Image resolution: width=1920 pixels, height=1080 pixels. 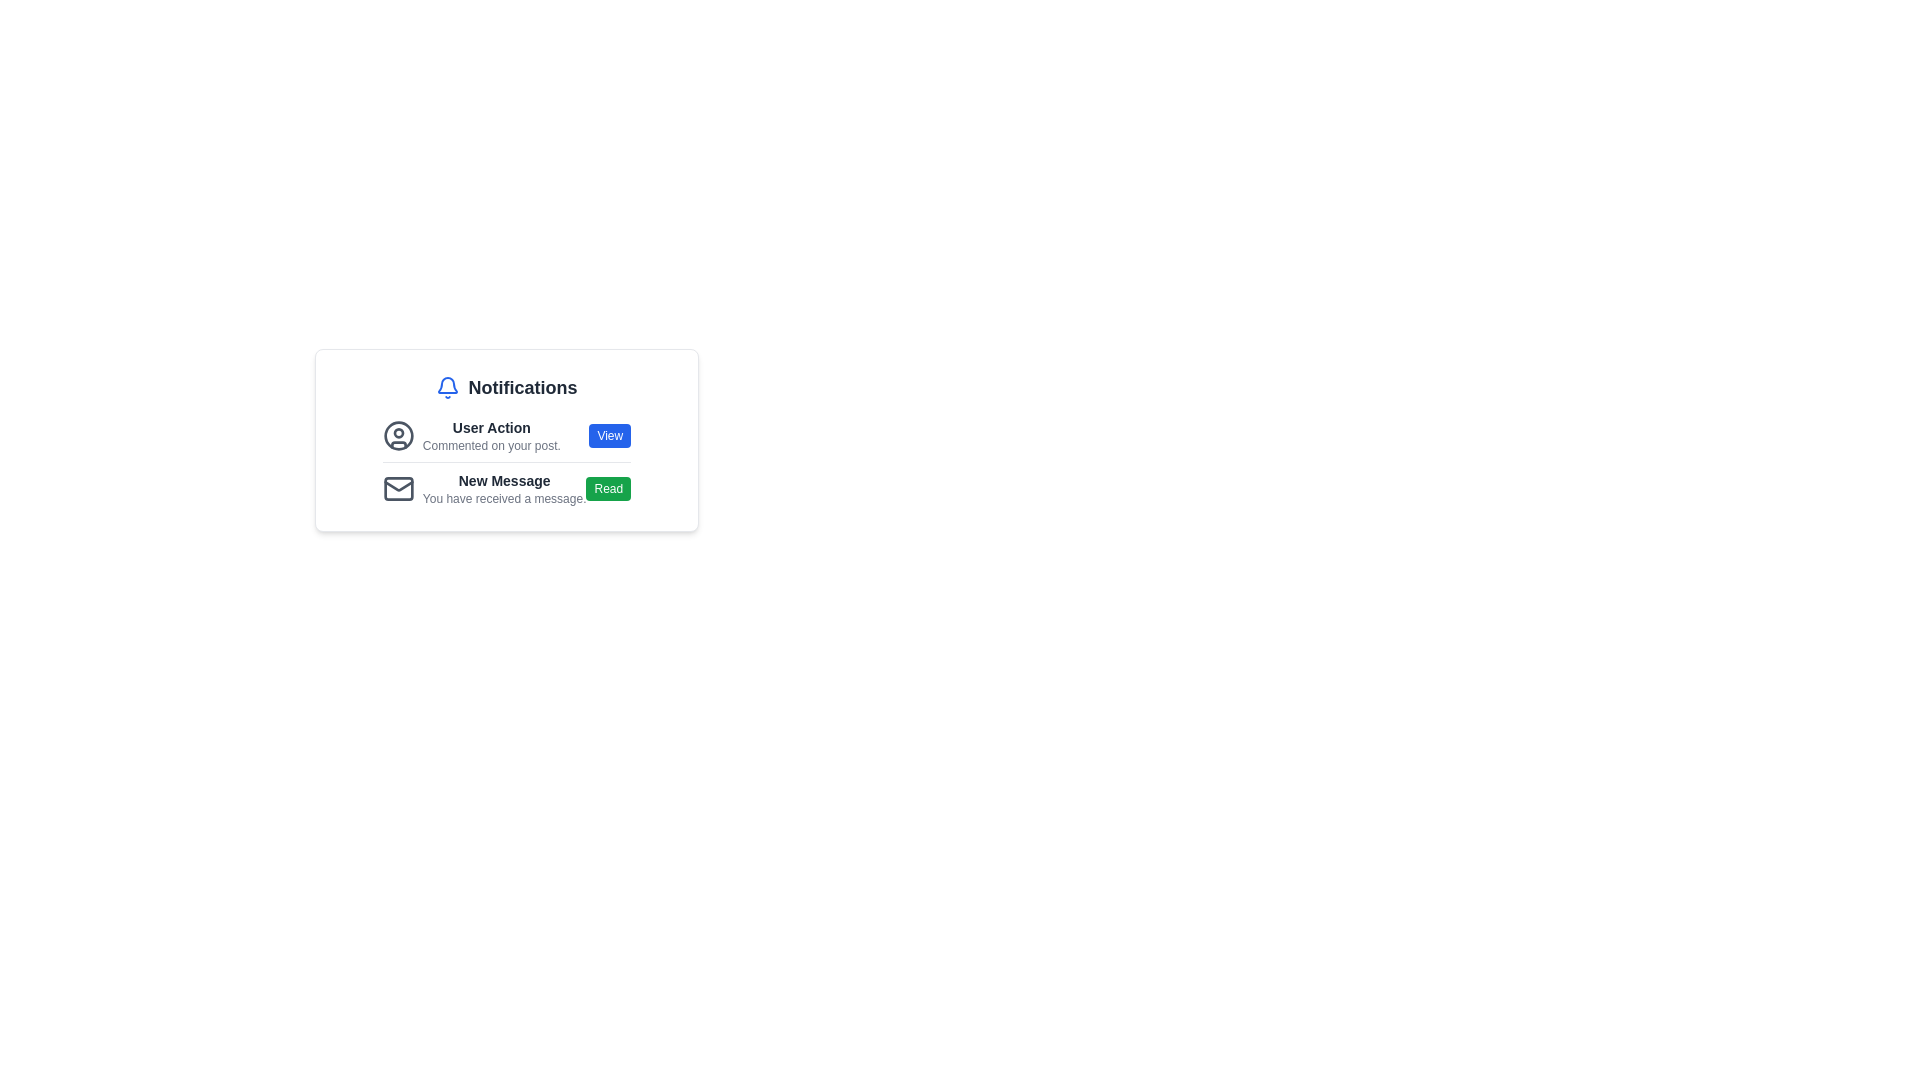 What do you see at coordinates (398, 489) in the screenshot?
I see `the decorative icon representing a new message located under the 'Notifications' heading, positioned to the left of the 'New Message' text` at bounding box center [398, 489].